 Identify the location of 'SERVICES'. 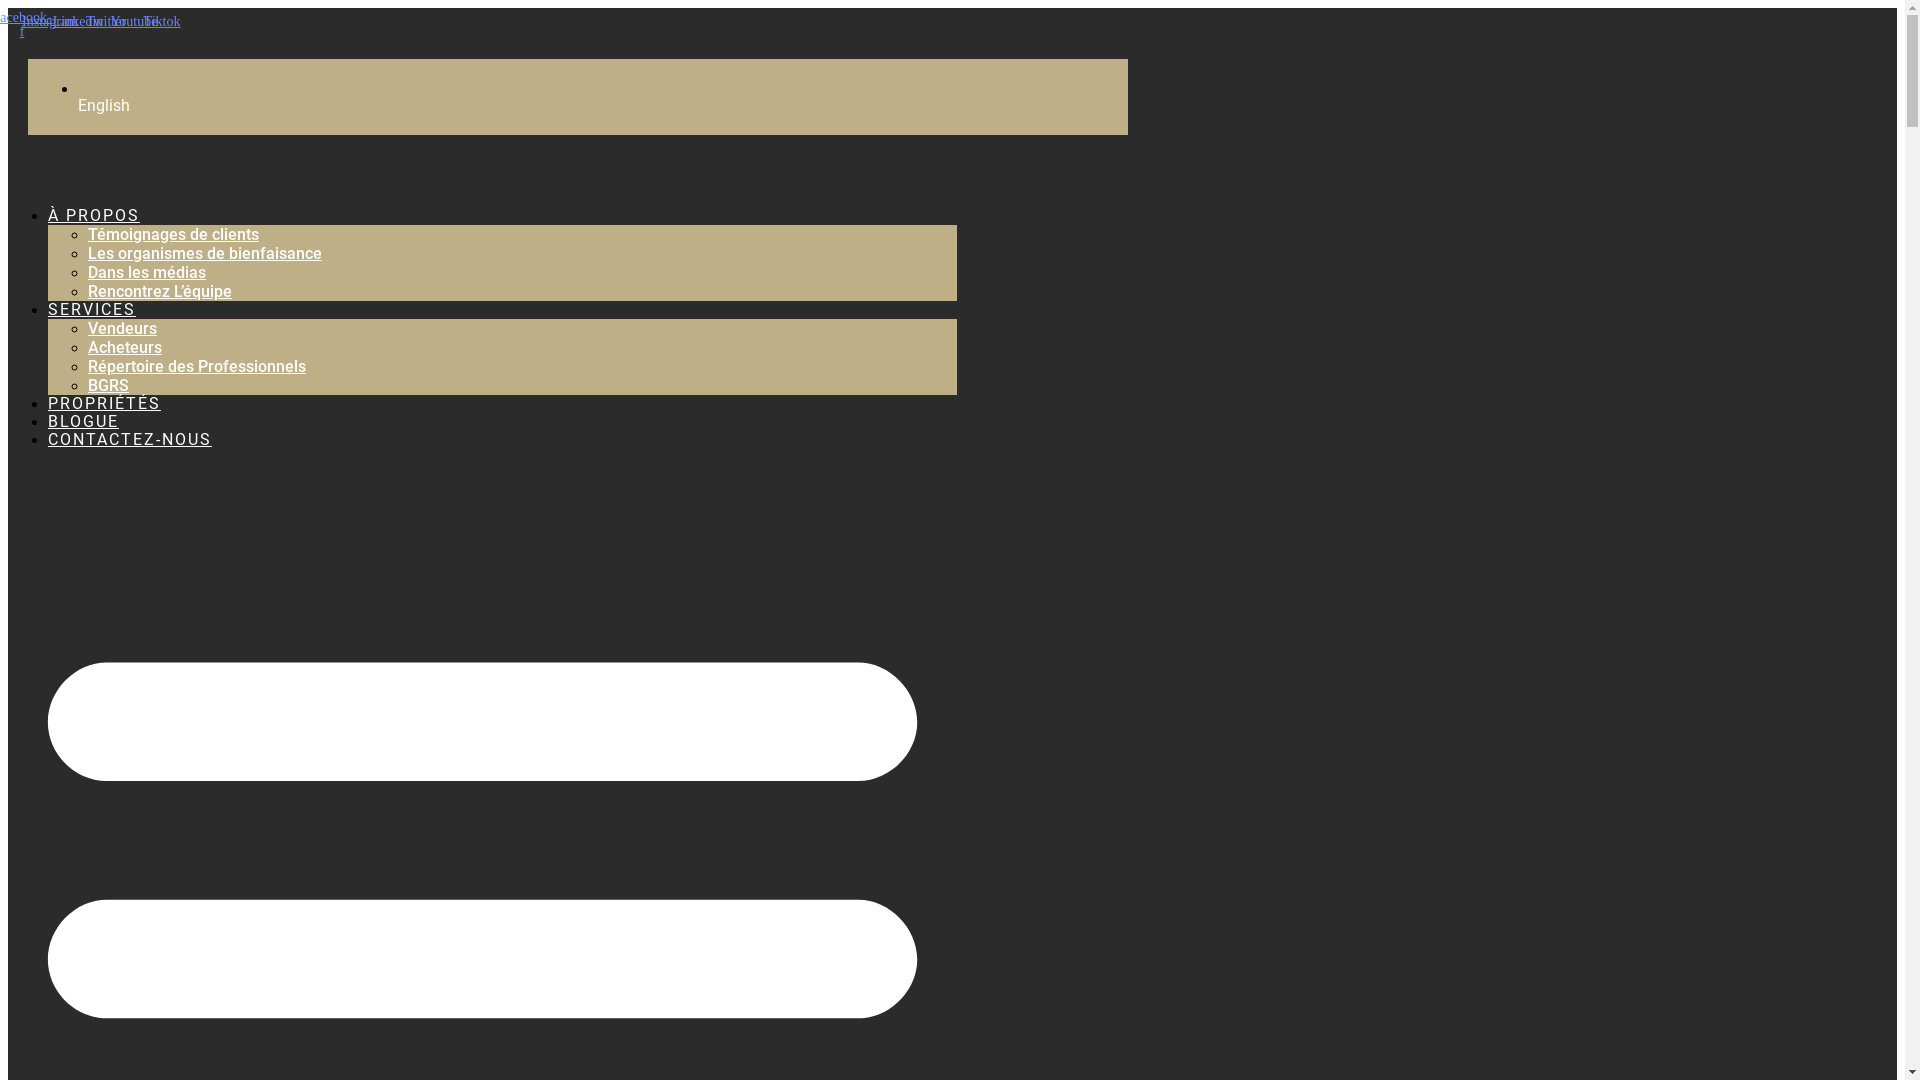
(90, 309).